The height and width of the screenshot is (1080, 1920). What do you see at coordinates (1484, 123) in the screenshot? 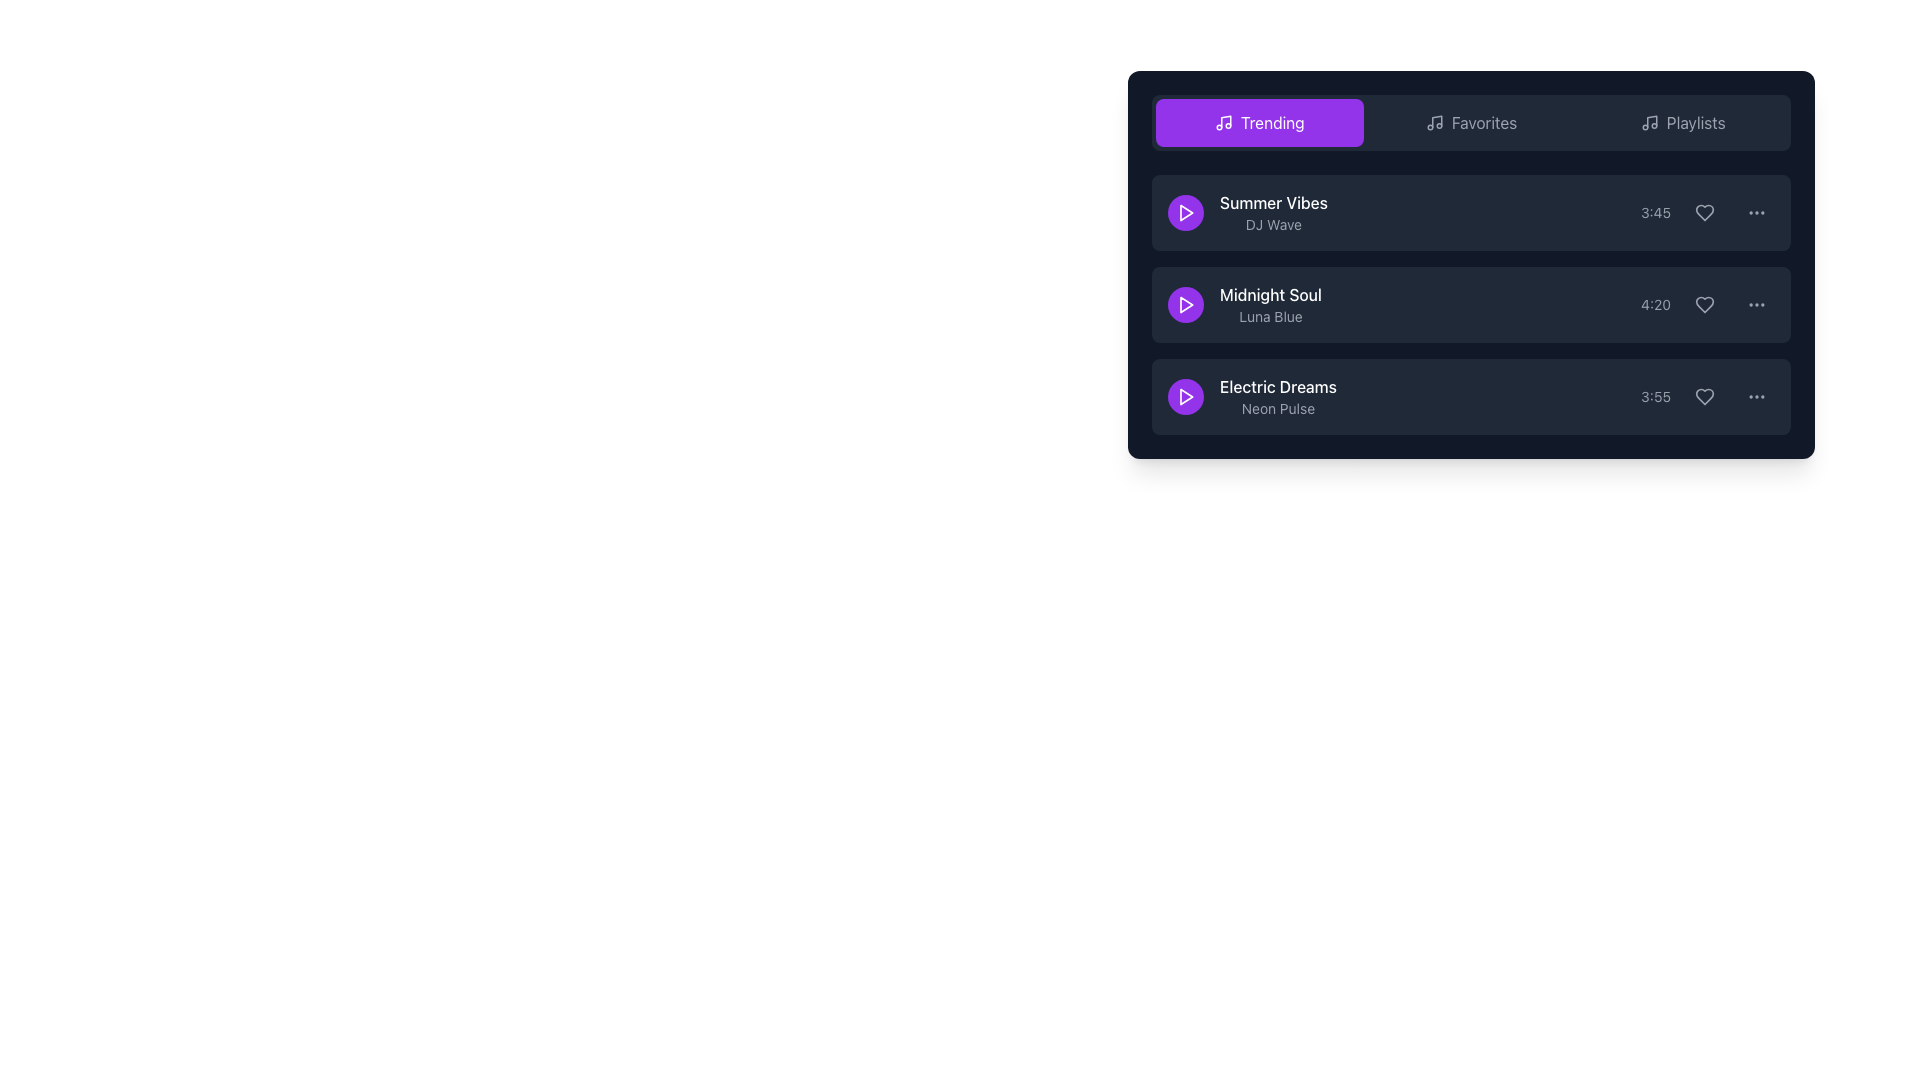
I see `the text label 'Favorites', which is styled with capitalized dark font and is located in the button group structure on the top section of the interface panel` at bounding box center [1484, 123].